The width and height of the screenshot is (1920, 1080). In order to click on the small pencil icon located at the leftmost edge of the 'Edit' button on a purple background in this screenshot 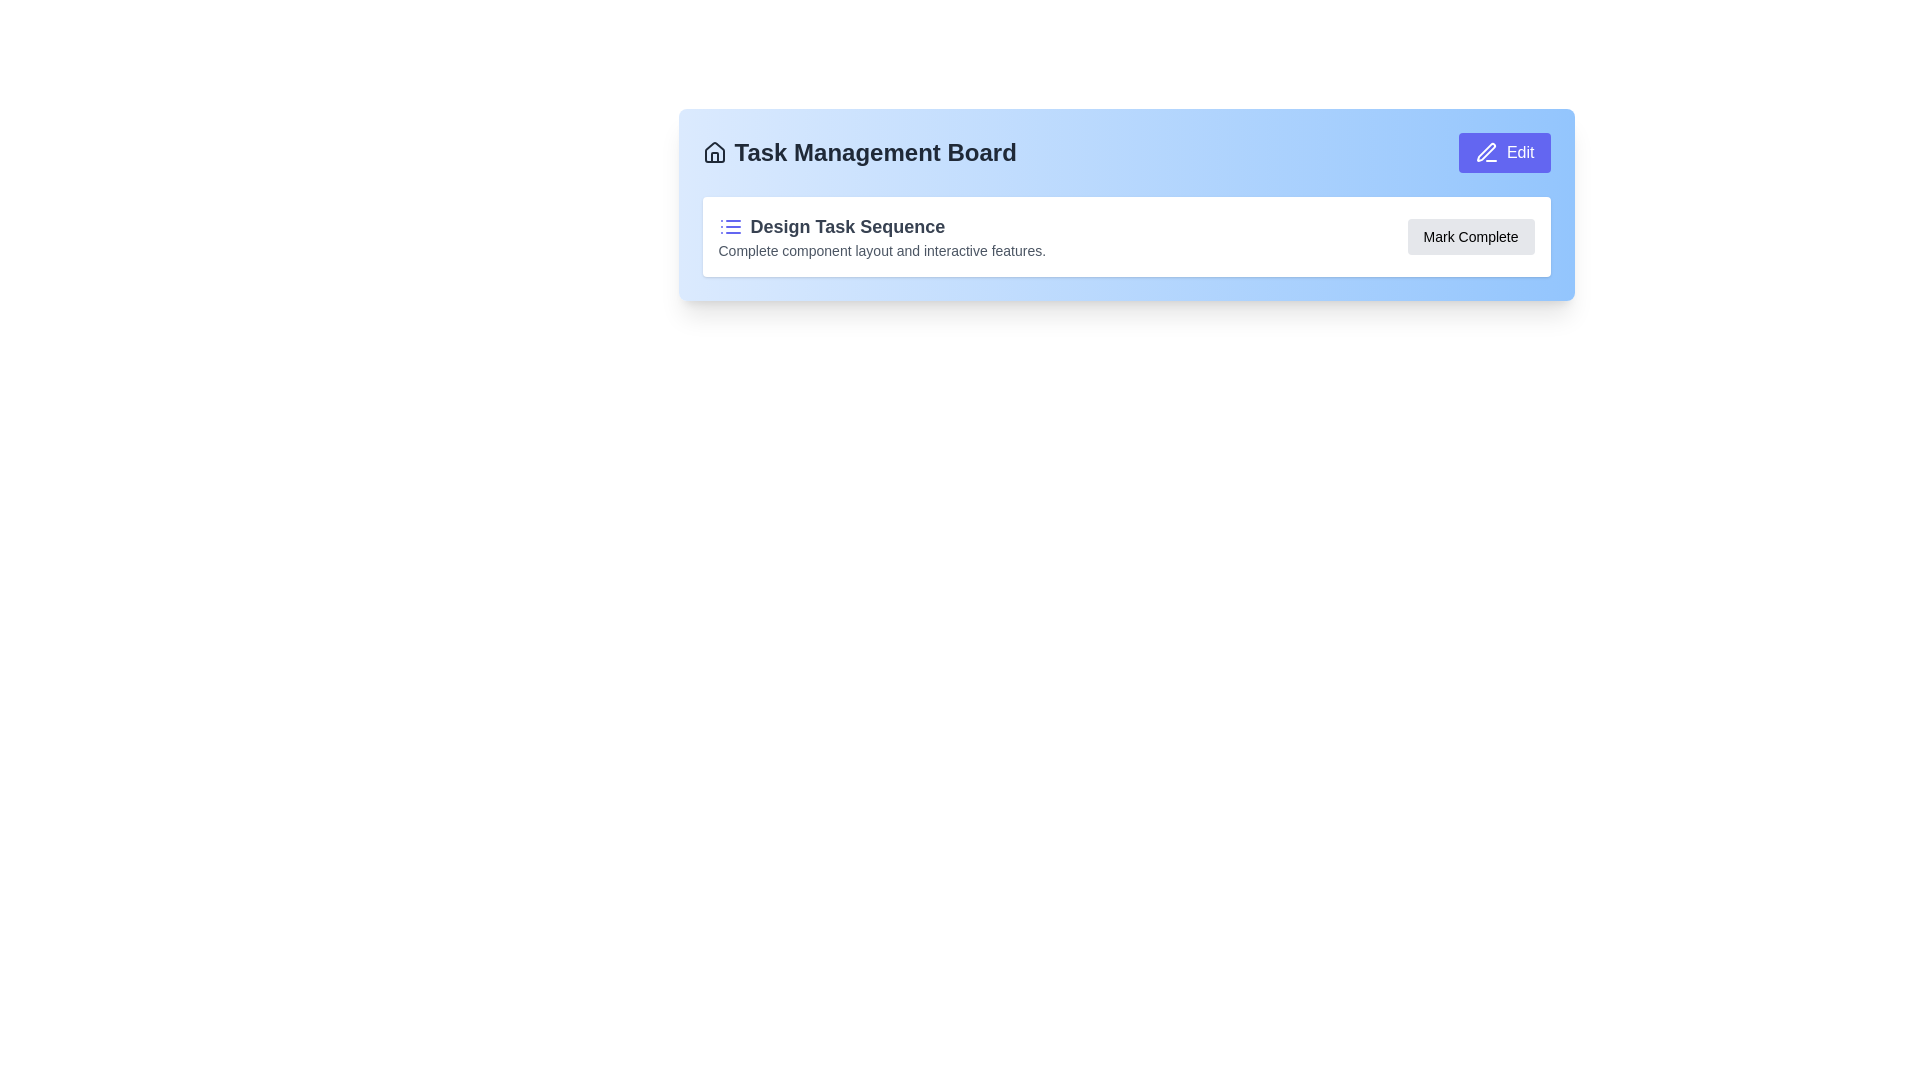, I will do `click(1486, 152)`.